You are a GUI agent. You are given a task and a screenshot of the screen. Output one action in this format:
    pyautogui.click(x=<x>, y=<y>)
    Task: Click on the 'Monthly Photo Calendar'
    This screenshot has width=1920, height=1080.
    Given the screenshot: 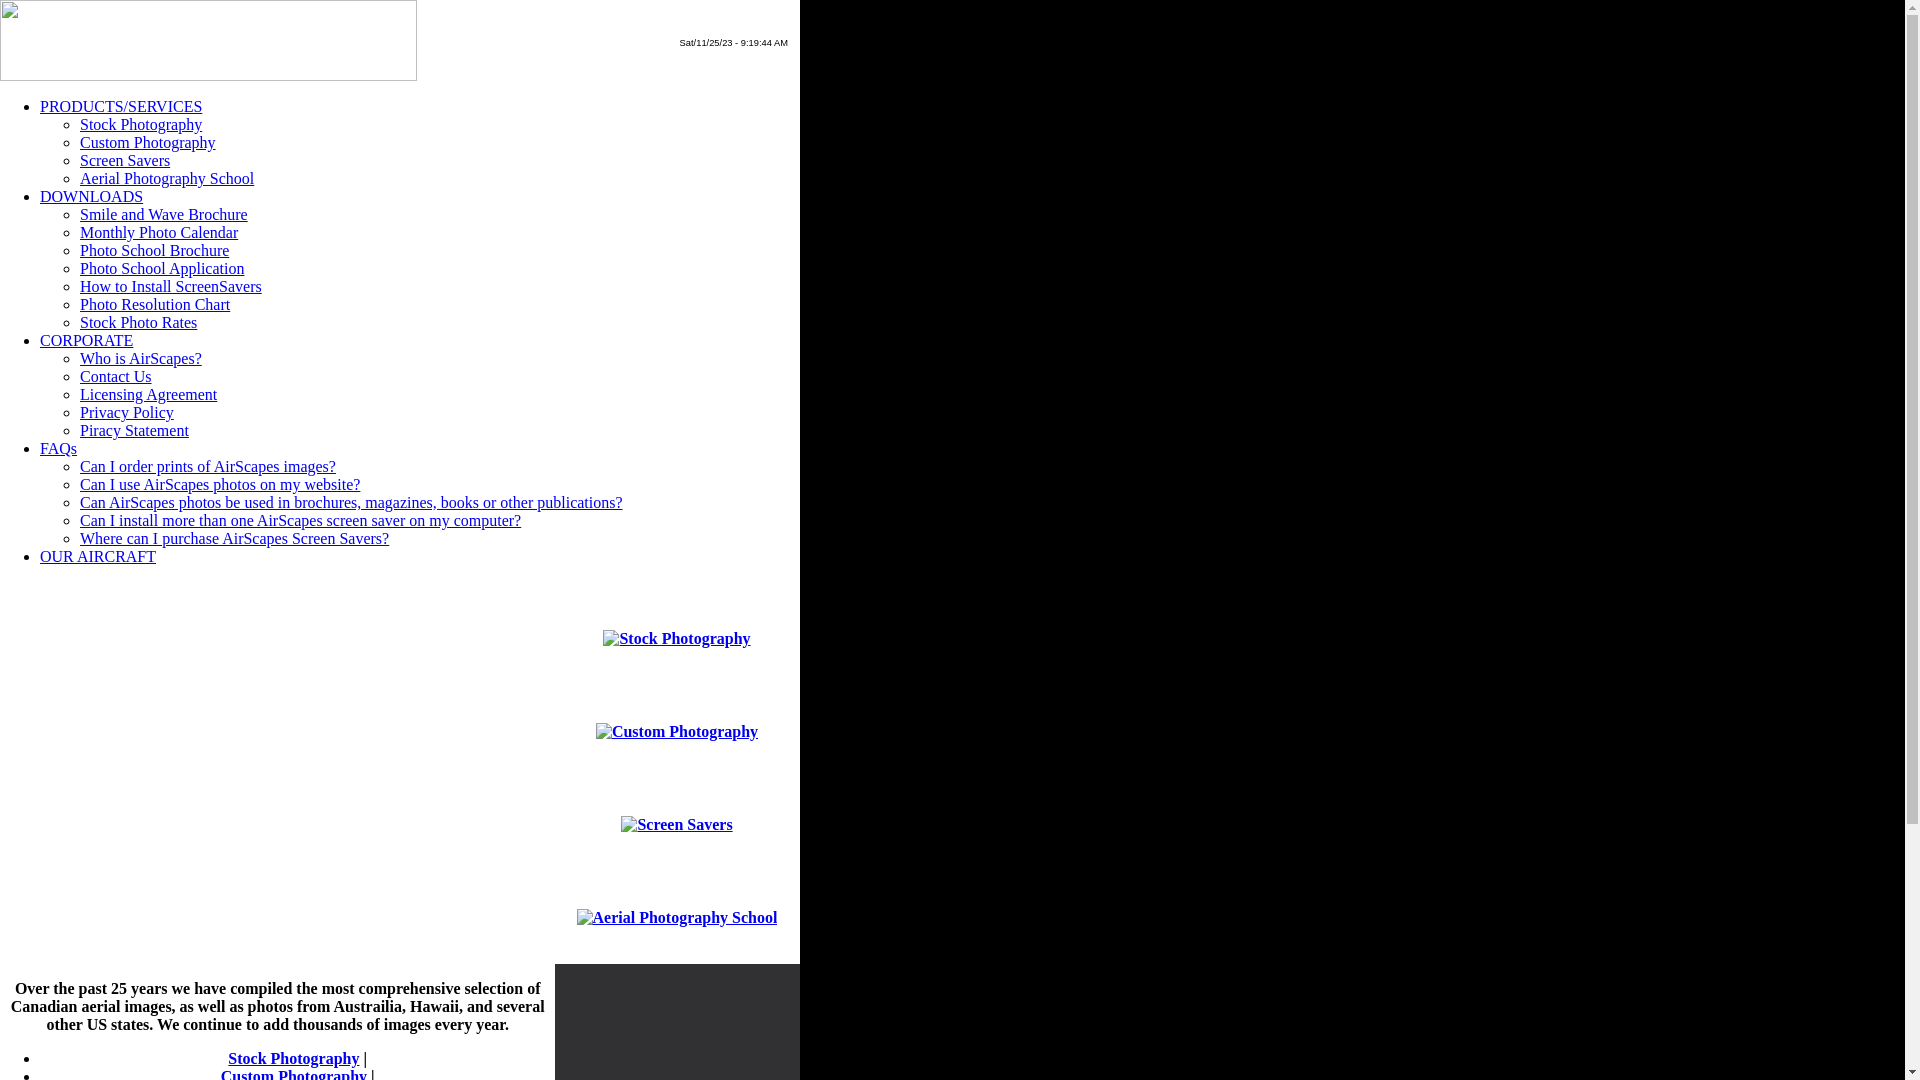 What is the action you would take?
    pyautogui.click(x=157, y=231)
    